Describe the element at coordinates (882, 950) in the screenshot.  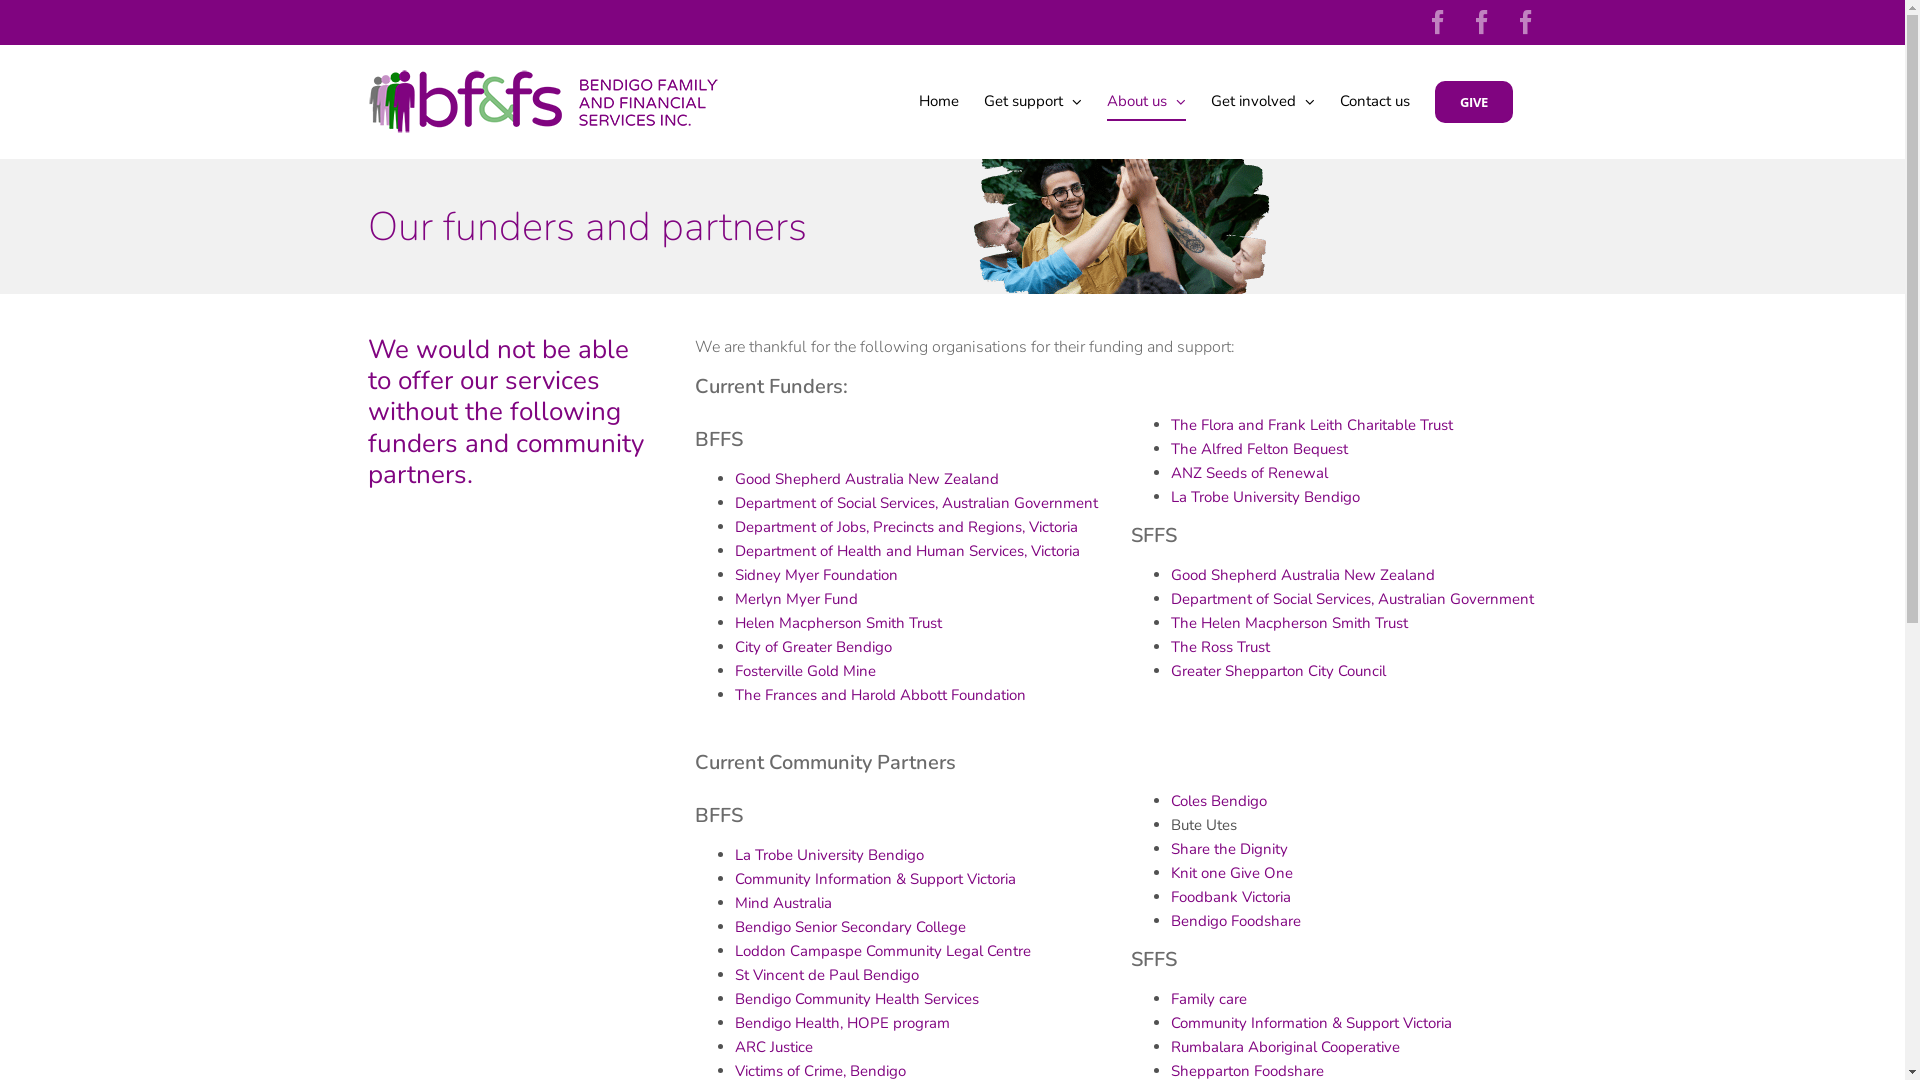
I see `'Loddon Campaspe Community Legal Centre'` at that location.